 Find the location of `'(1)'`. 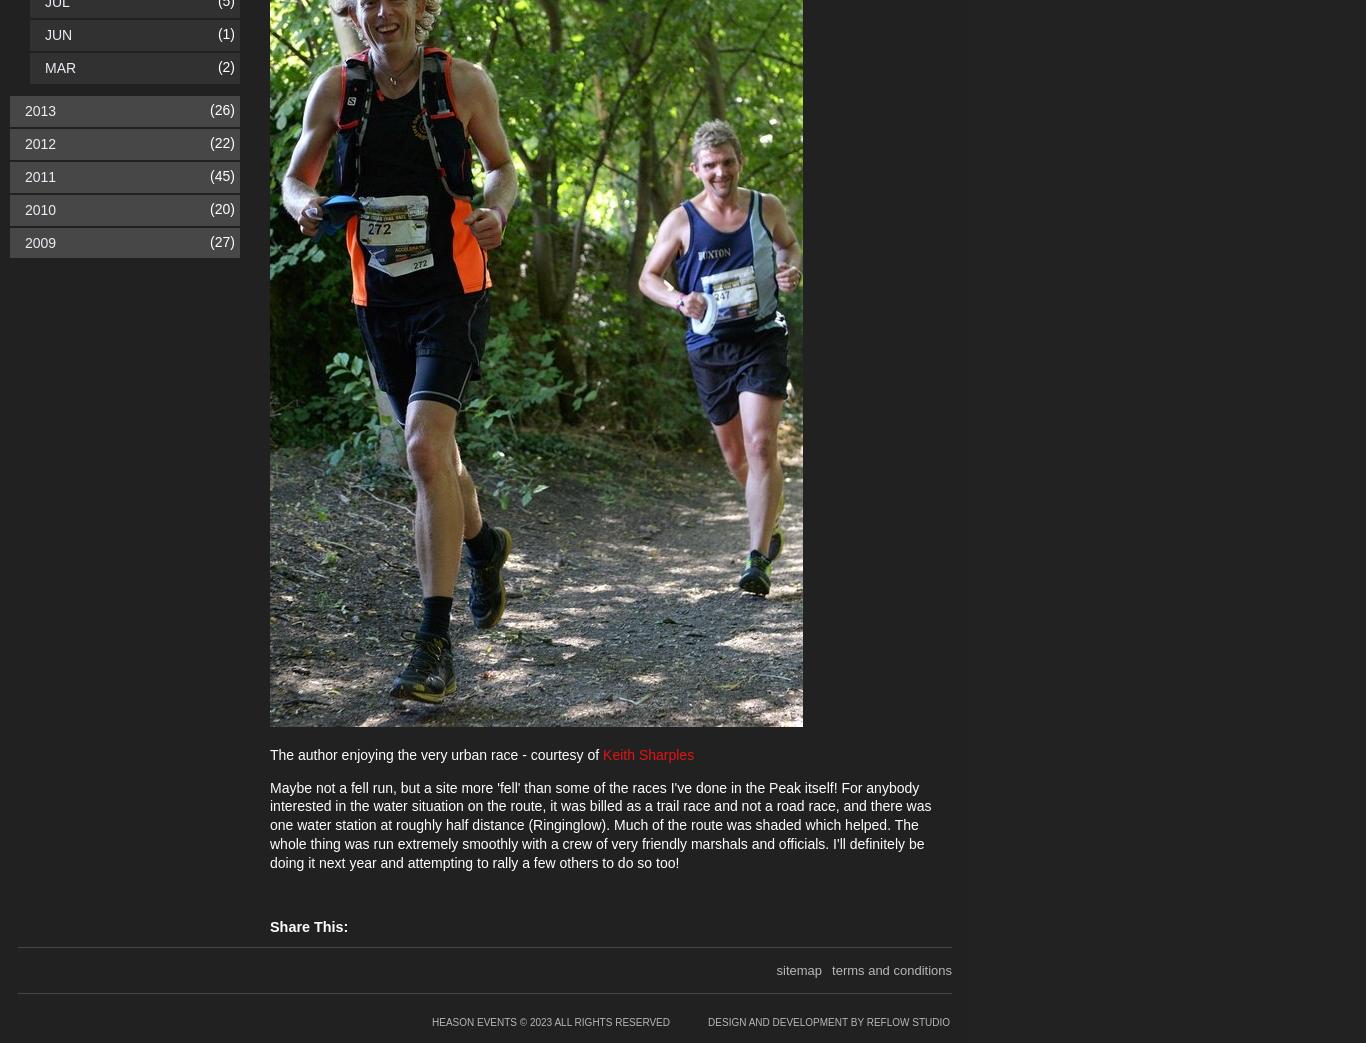

'(1)' is located at coordinates (224, 33).